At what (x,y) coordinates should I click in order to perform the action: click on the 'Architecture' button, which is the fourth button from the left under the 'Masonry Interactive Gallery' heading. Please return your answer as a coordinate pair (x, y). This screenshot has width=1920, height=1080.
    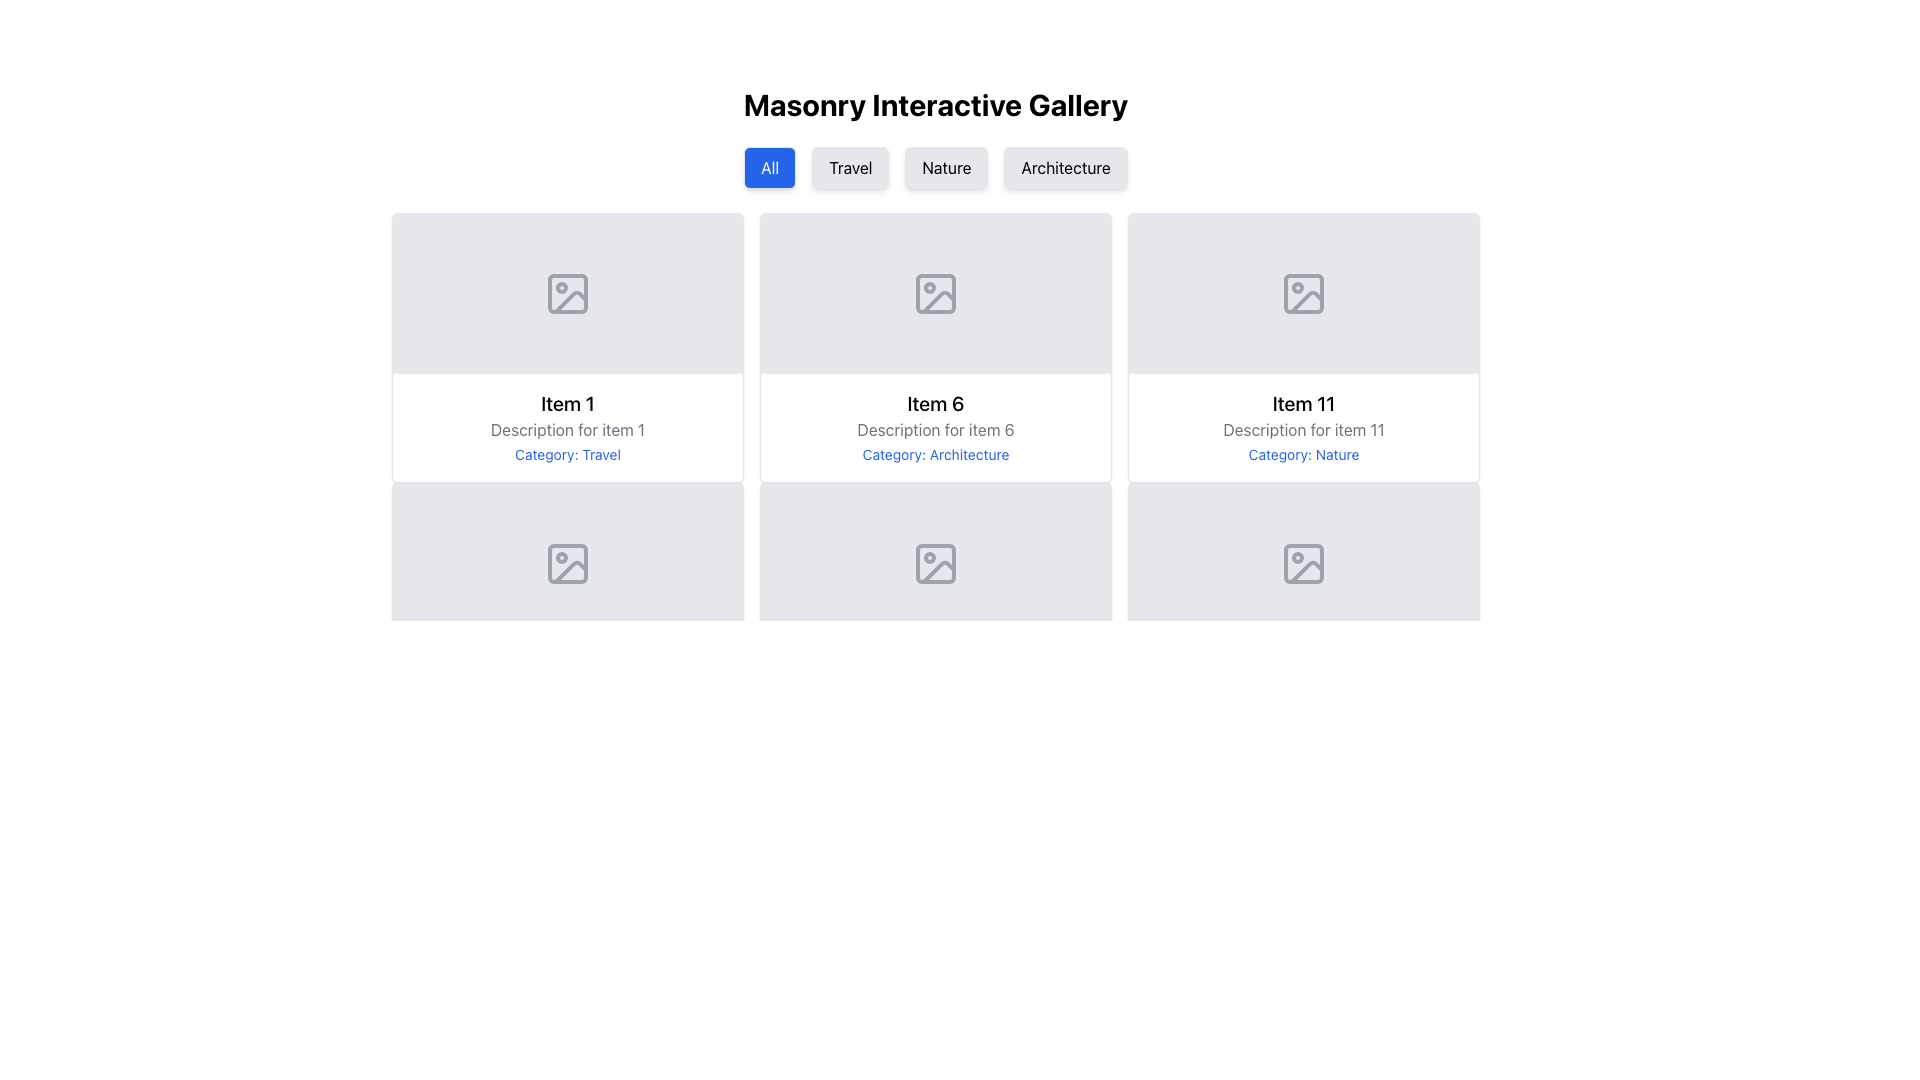
    Looking at the image, I should click on (1064, 167).